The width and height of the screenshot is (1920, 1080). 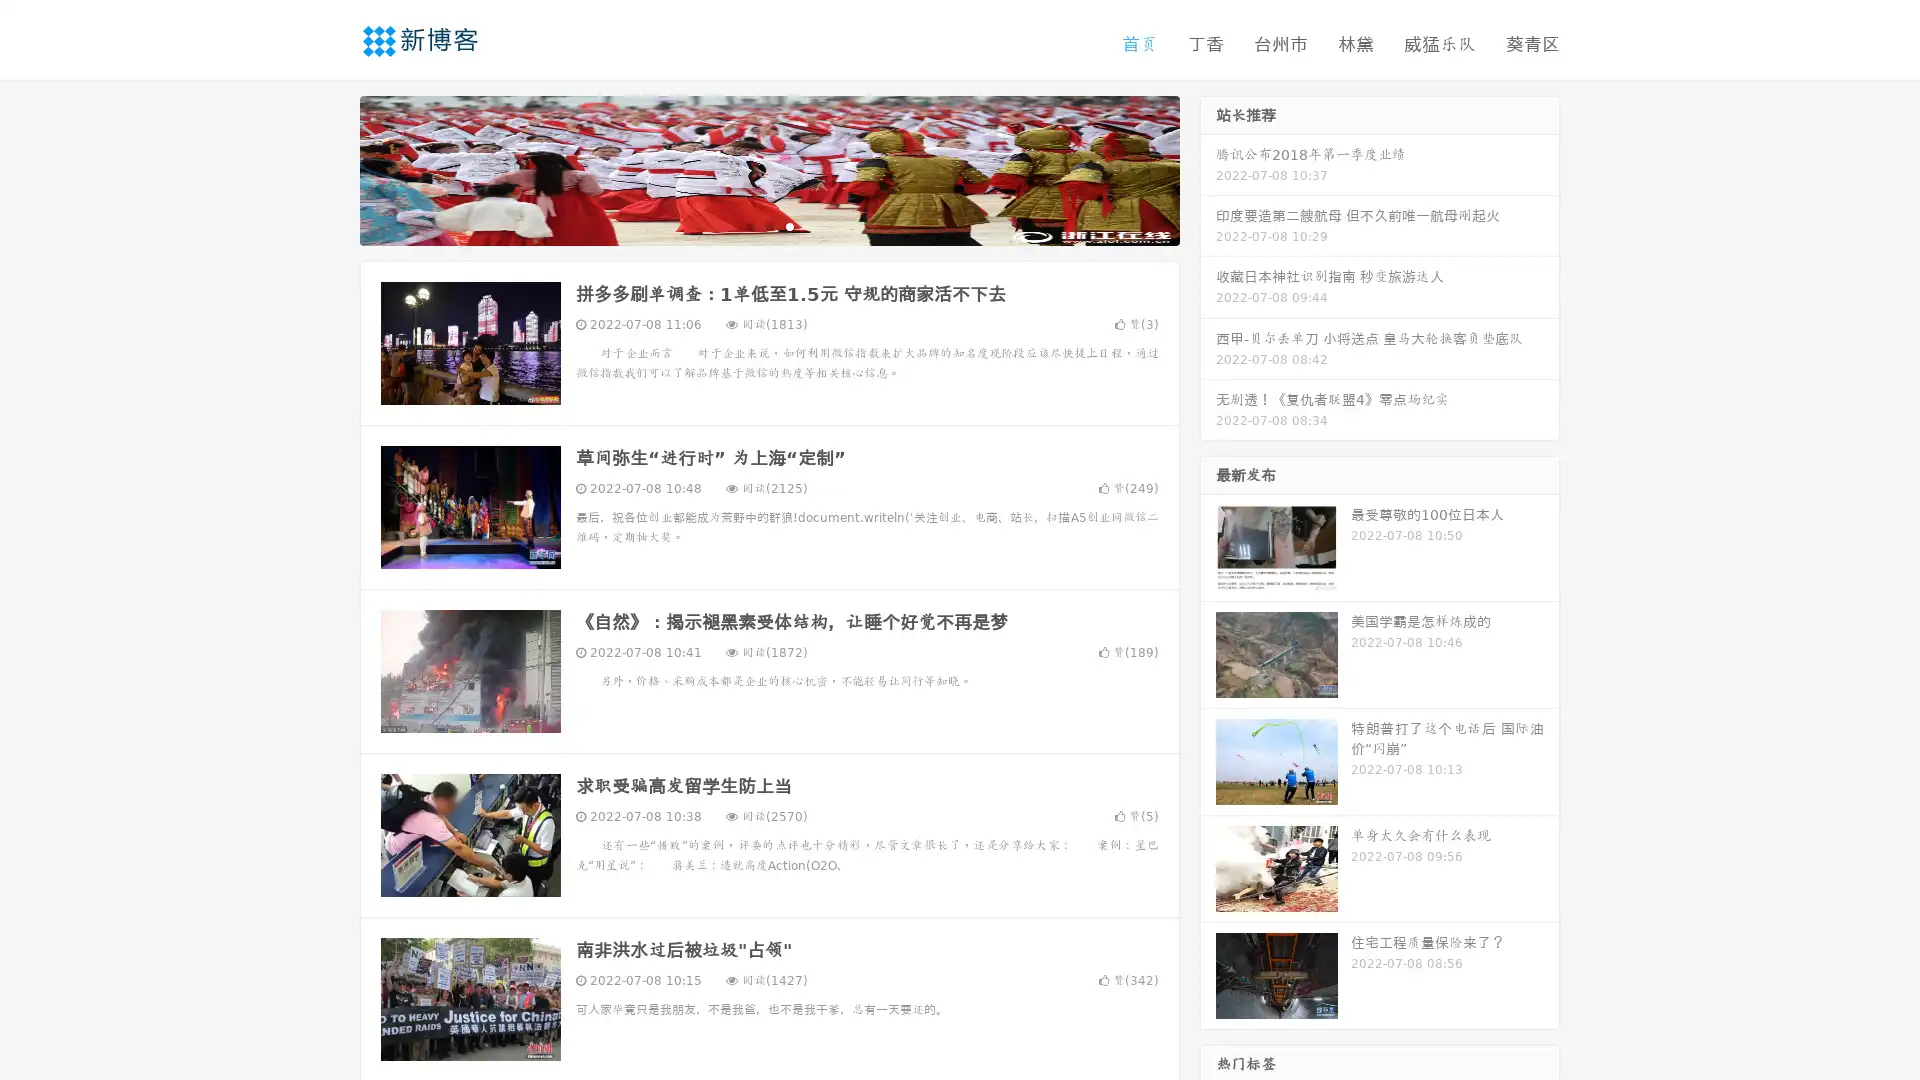 I want to click on Go to slide 1, so click(x=748, y=225).